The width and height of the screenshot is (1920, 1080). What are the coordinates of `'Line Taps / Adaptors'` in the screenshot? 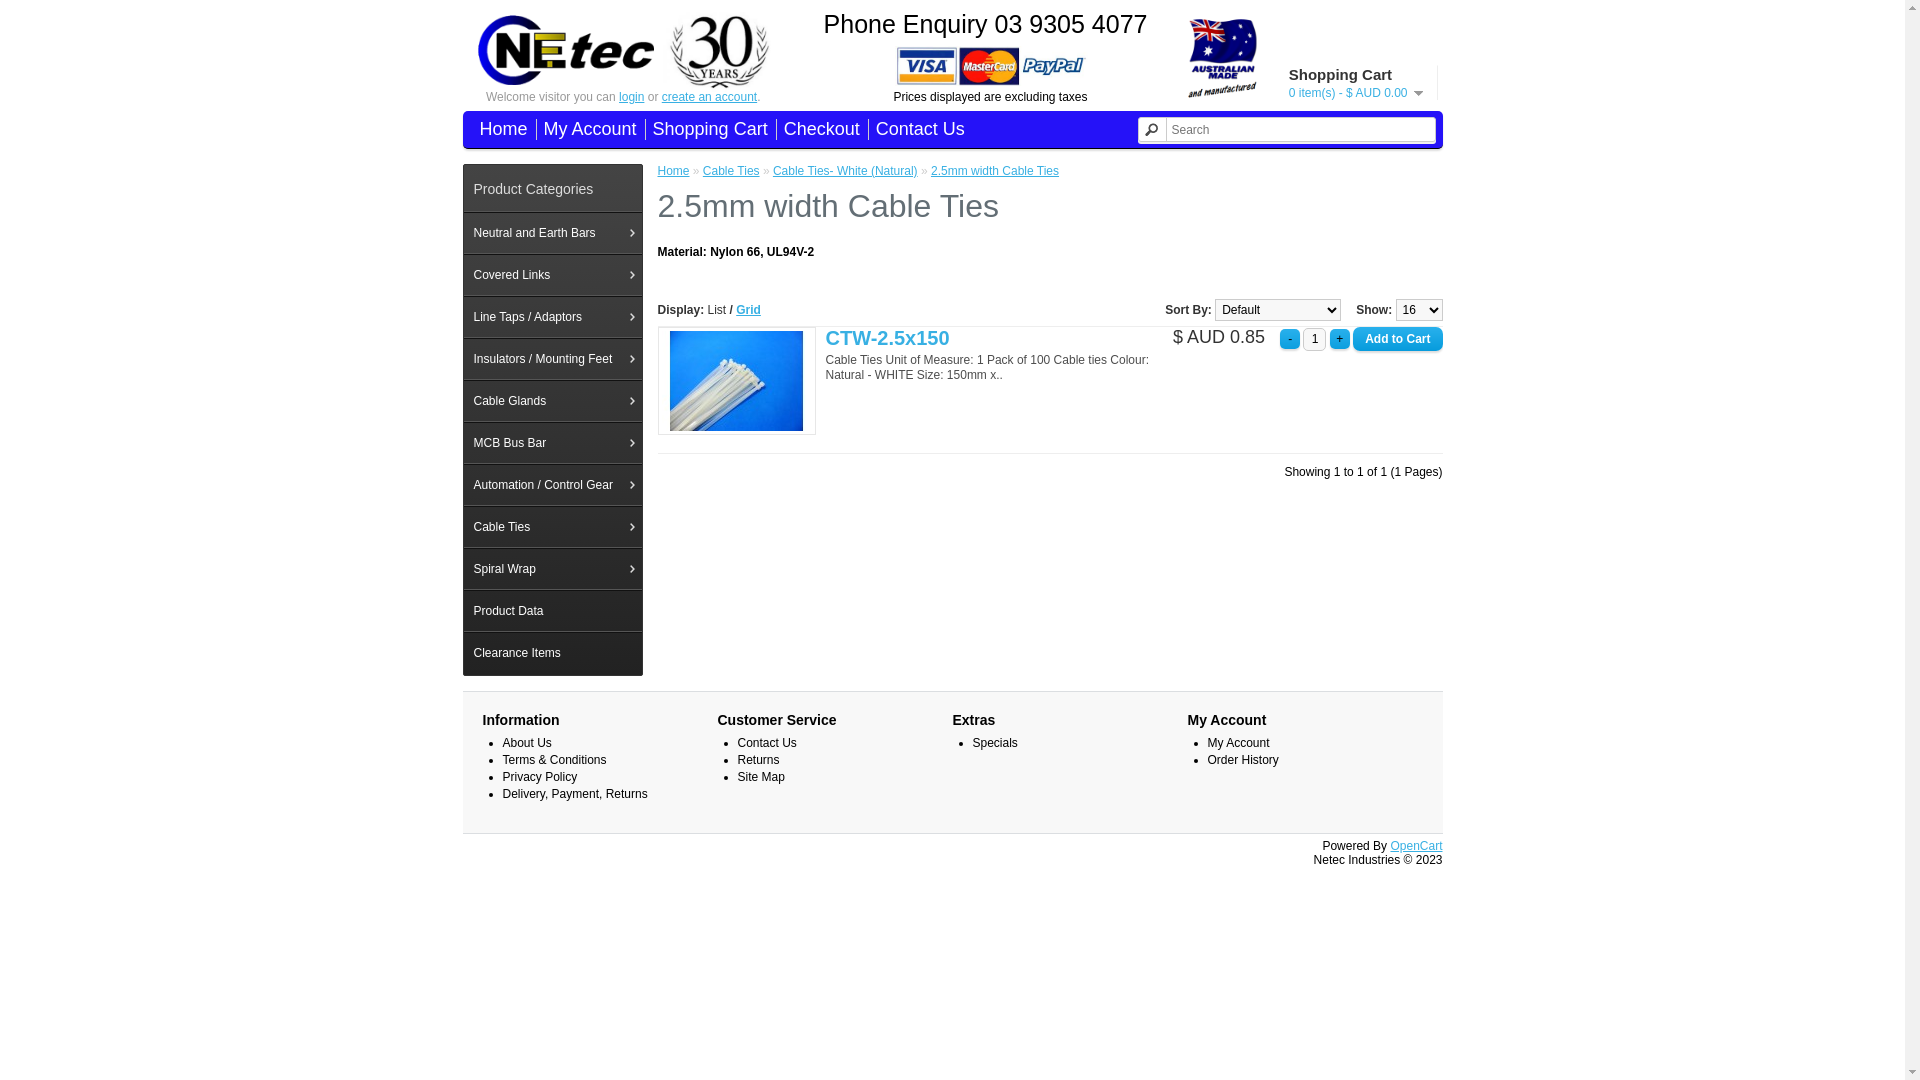 It's located at (552, 315).